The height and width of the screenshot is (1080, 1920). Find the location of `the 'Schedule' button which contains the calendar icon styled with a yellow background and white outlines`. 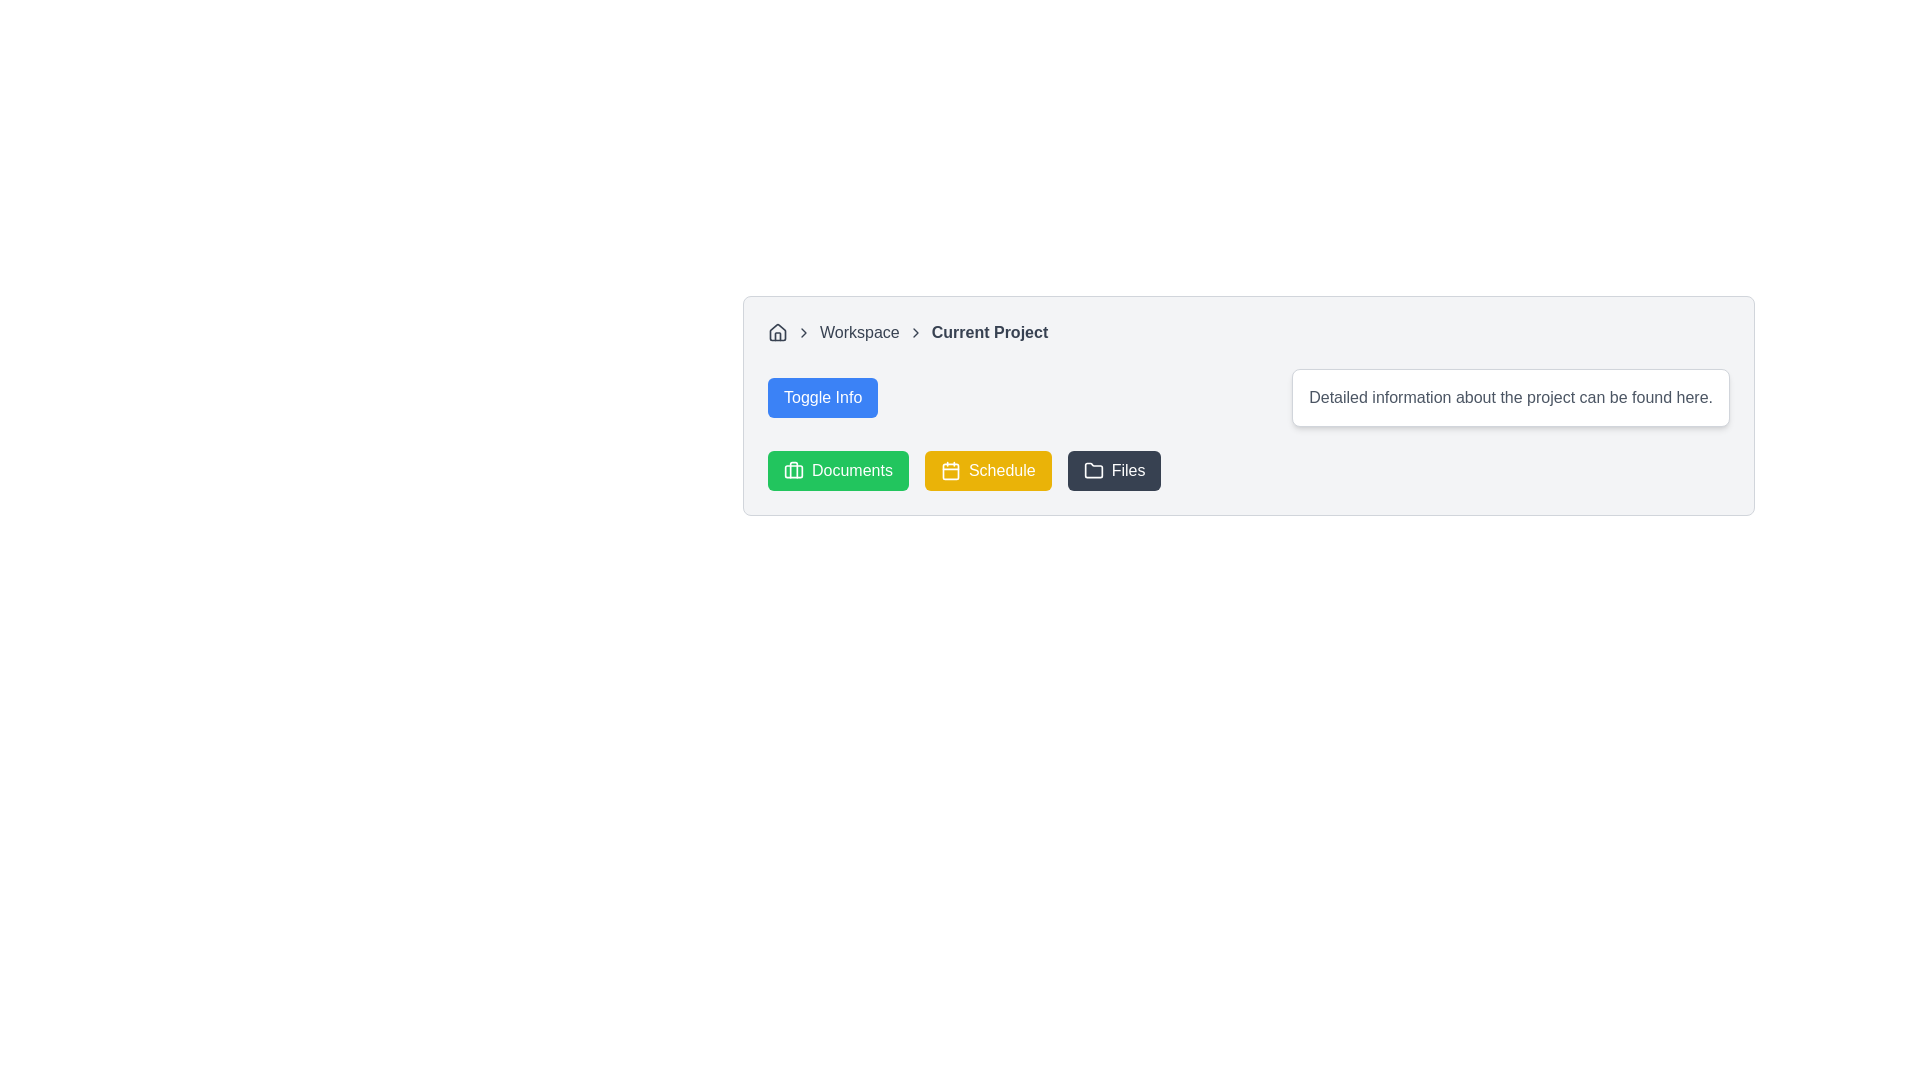

the 'Schedule' button which contains the calendar icon styled with a yellow background and white outlines is located at coordinates (949, 470).